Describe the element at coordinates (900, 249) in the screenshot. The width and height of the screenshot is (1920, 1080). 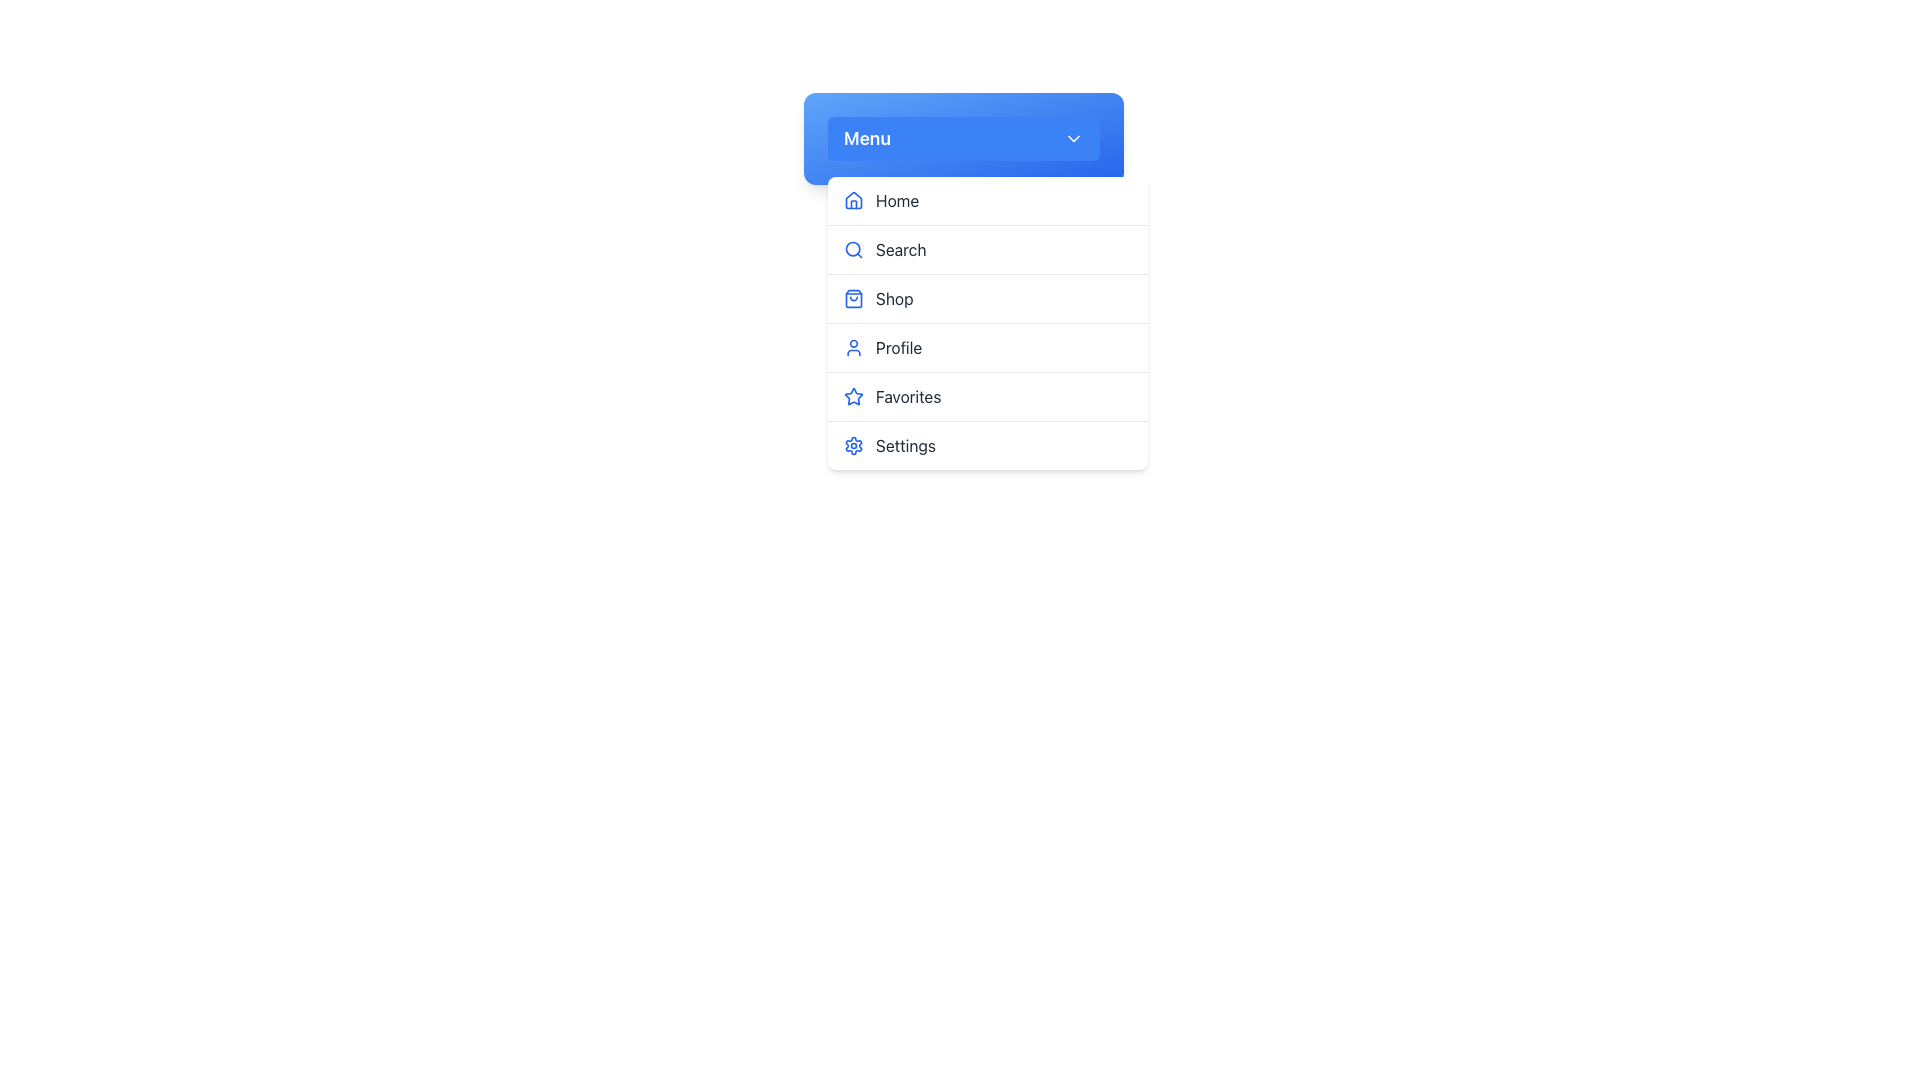
I see `the second item in the dropdown menu below the blue 'Menu' button, which is a text label likely leading to search functionality` at that location.